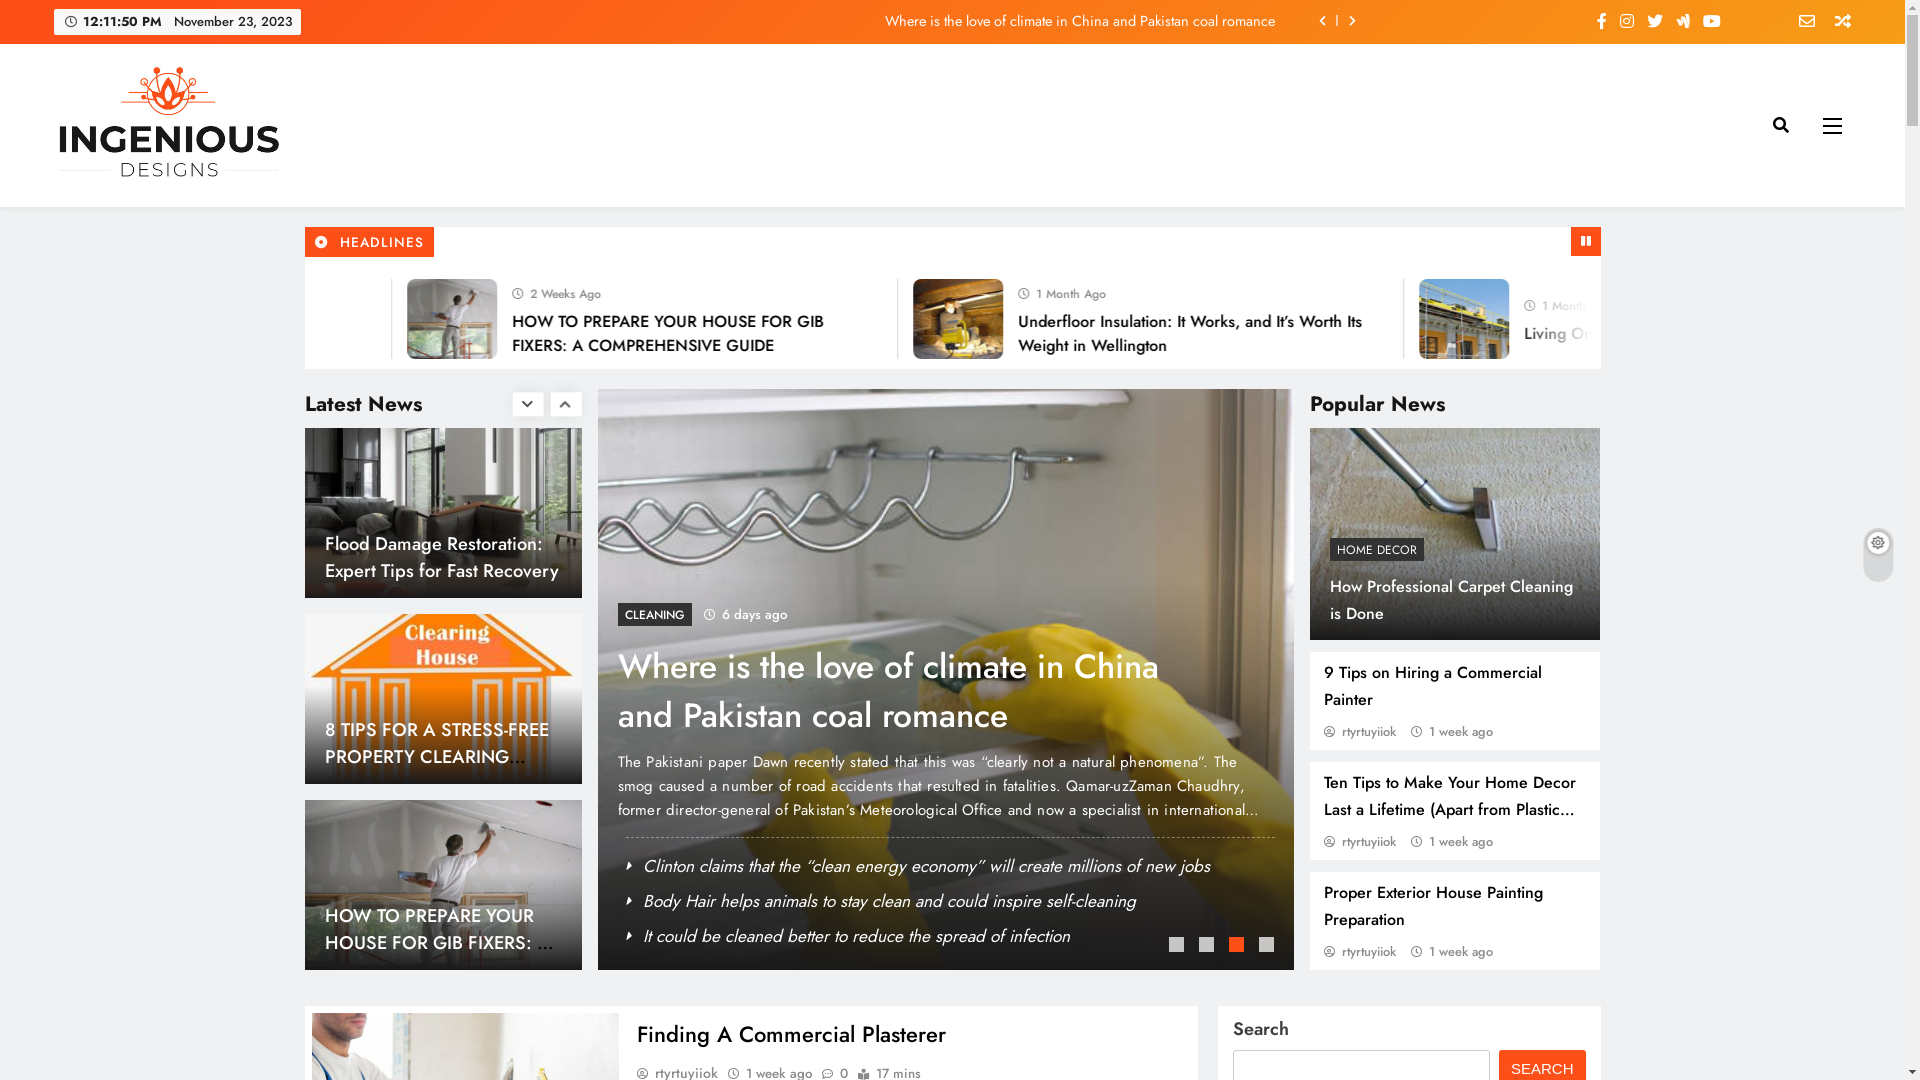  Describe the element at coordinates (1324, 731) in the screenshot. I see `'rtyrtuyiiok'` at that location.